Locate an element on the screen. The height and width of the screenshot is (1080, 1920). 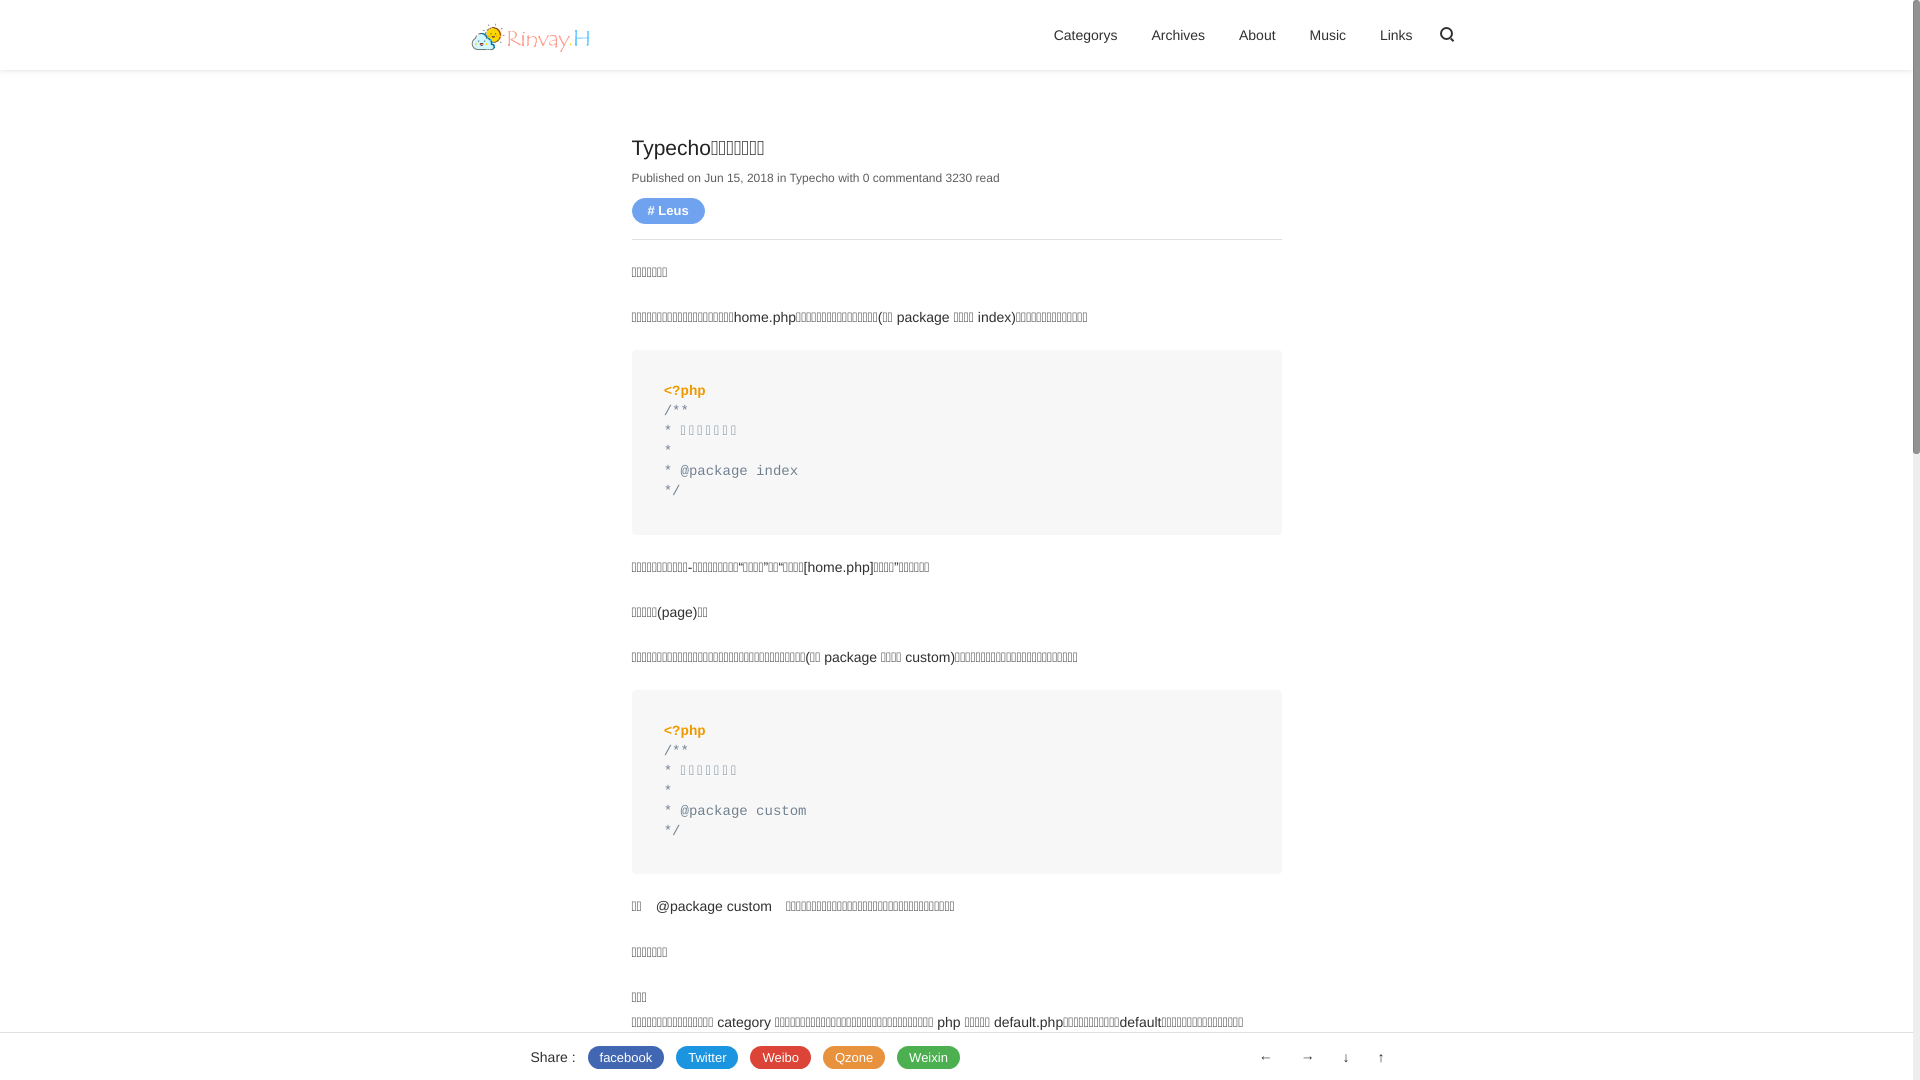
'Categorys' is located at coordinates (1084, 34).